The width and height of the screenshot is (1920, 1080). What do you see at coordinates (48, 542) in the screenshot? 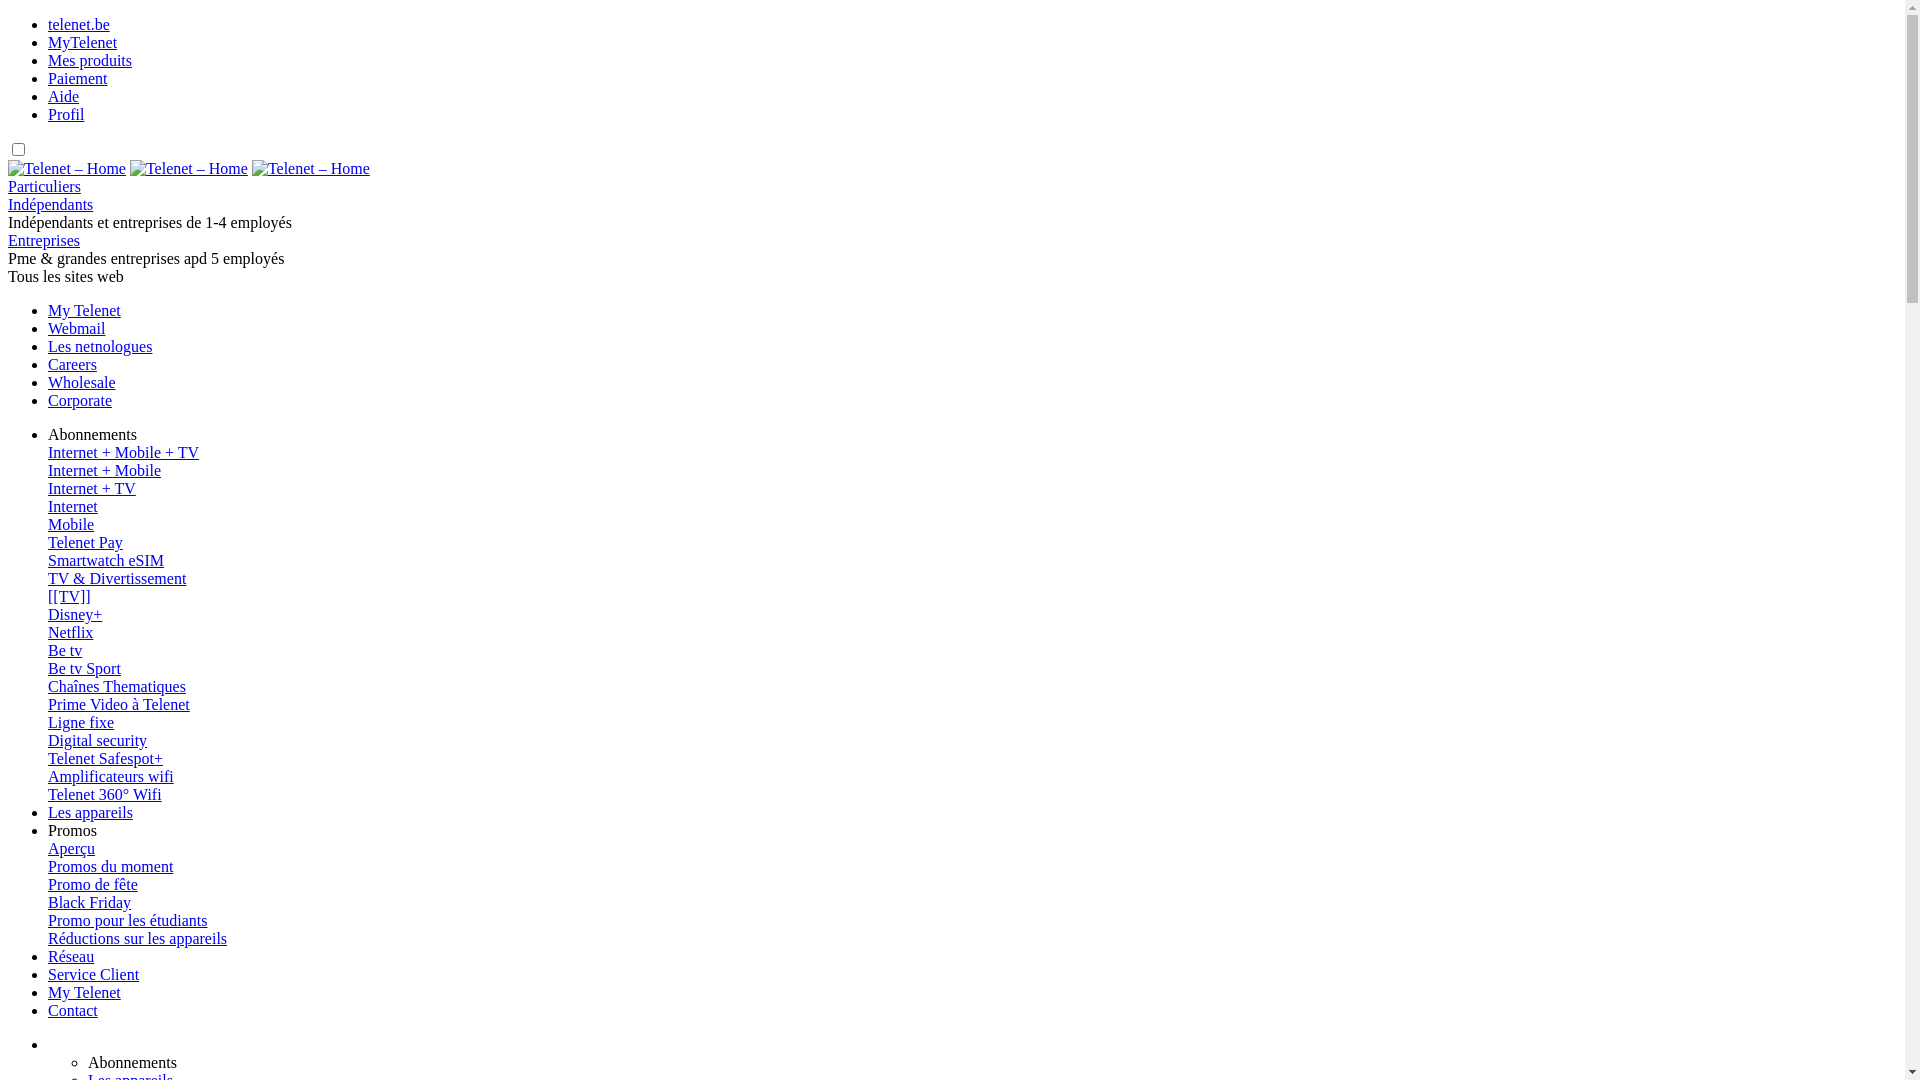
I see `'Telenet Pay'` at bounding box center [48, 542].